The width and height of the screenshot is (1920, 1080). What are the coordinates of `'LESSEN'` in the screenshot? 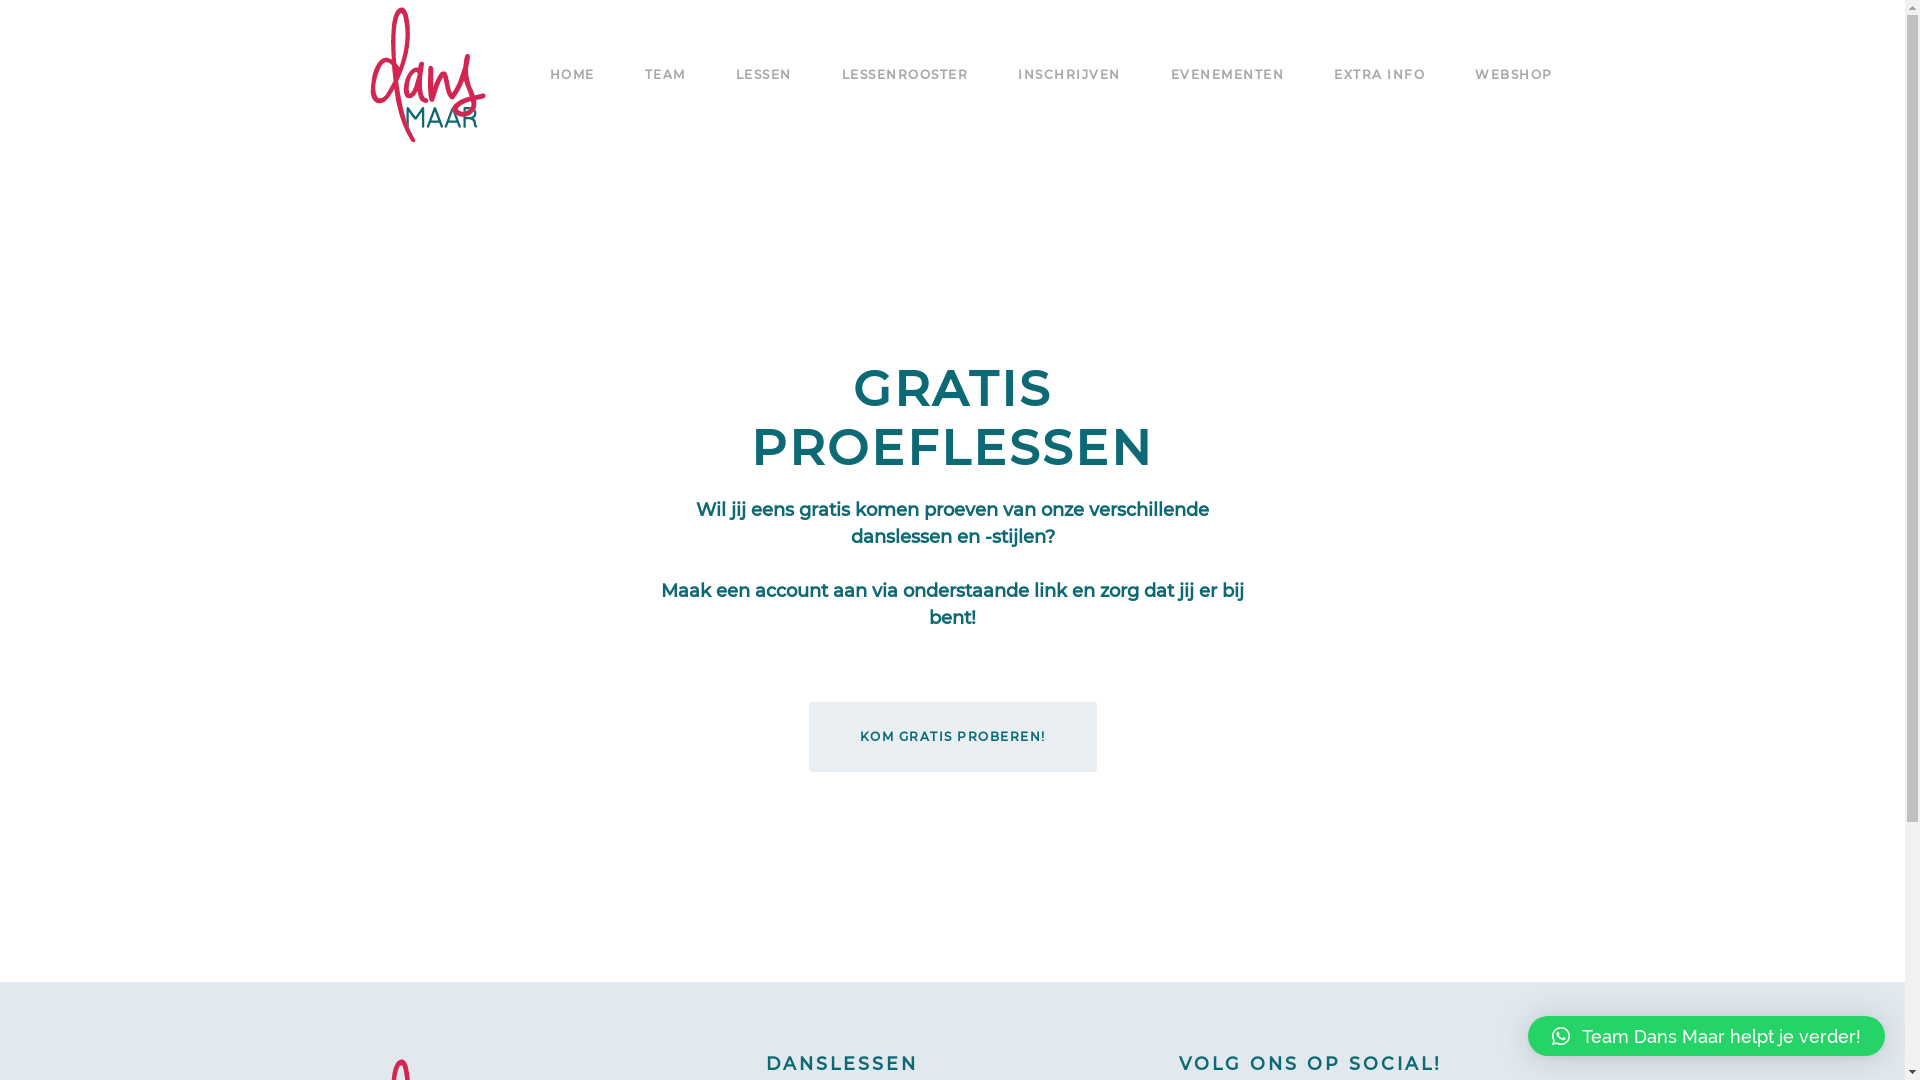 It's located at (762, 73).